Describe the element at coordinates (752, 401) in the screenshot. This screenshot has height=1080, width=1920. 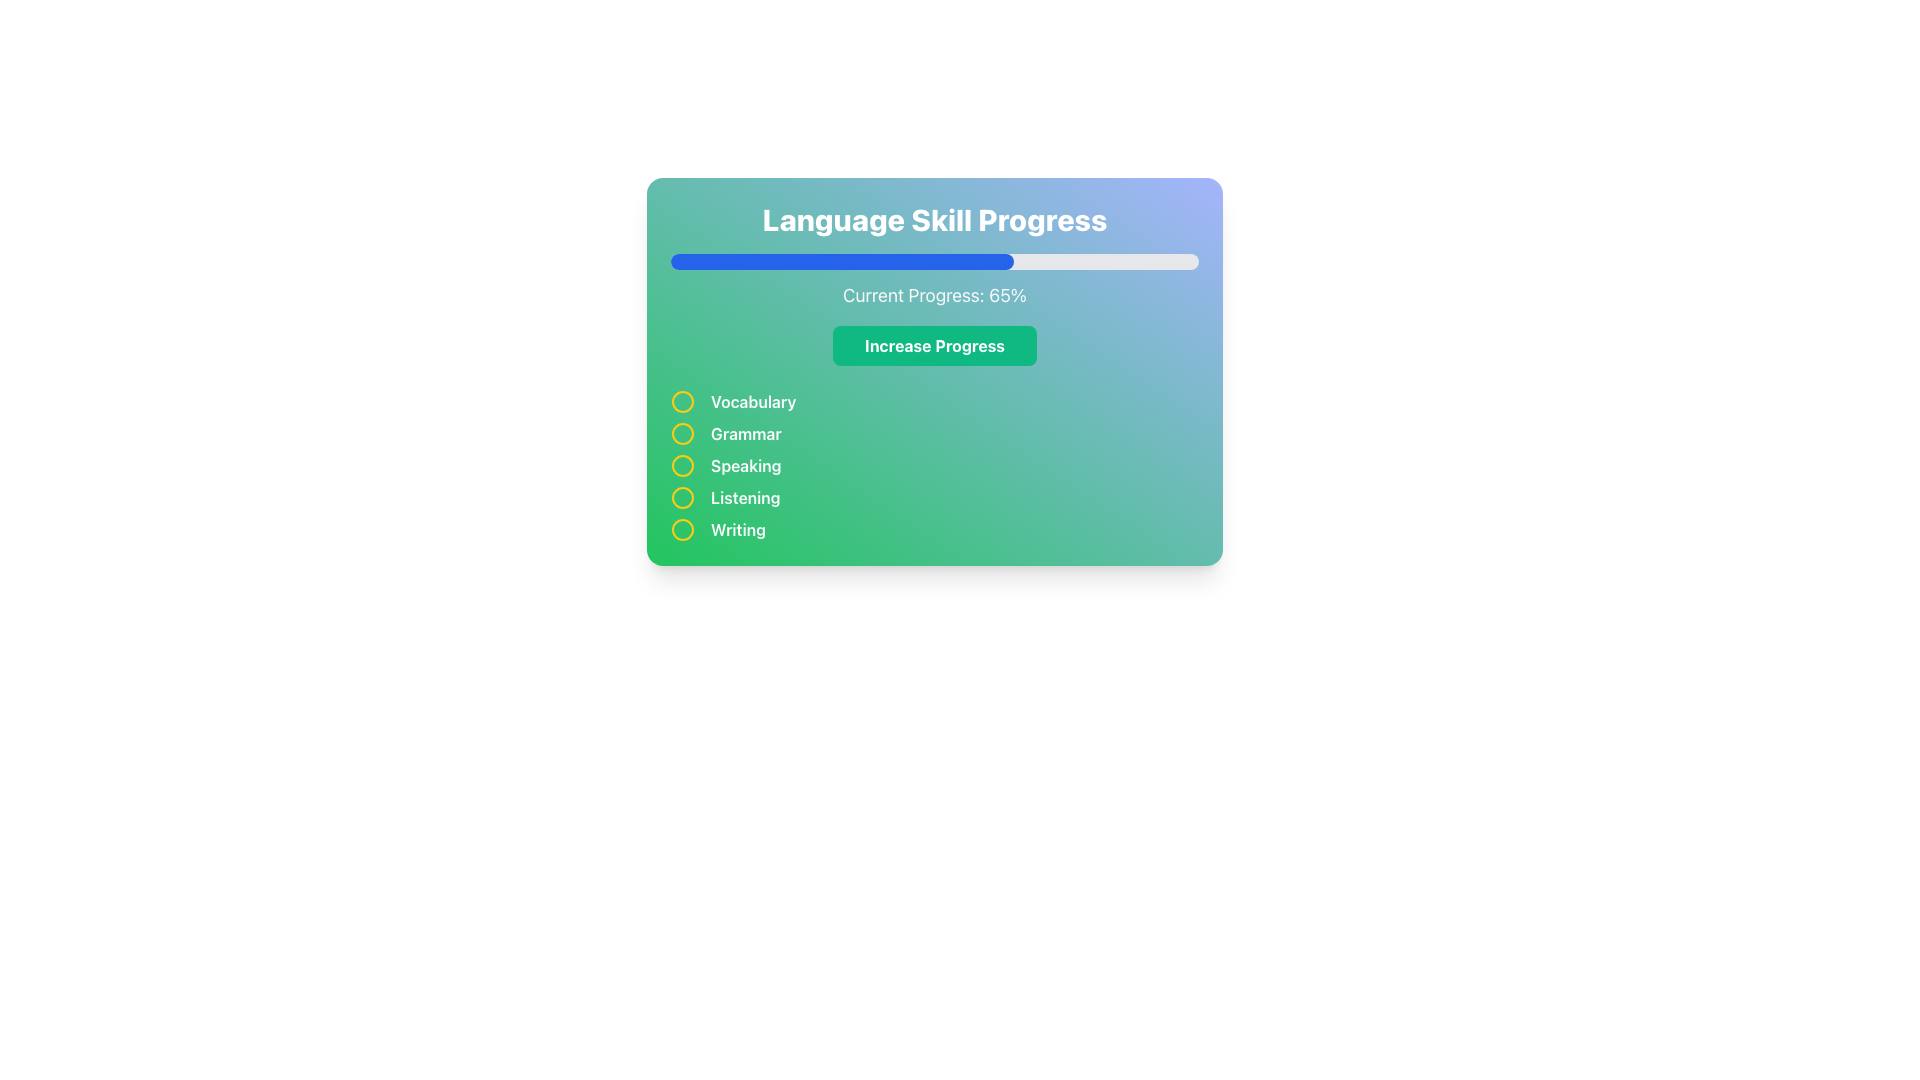
I see `the text label that reads 'Vocabulary', styled with a light gray font and bold typeface, which is the first text label in a vertical list of learning categories` at that location.